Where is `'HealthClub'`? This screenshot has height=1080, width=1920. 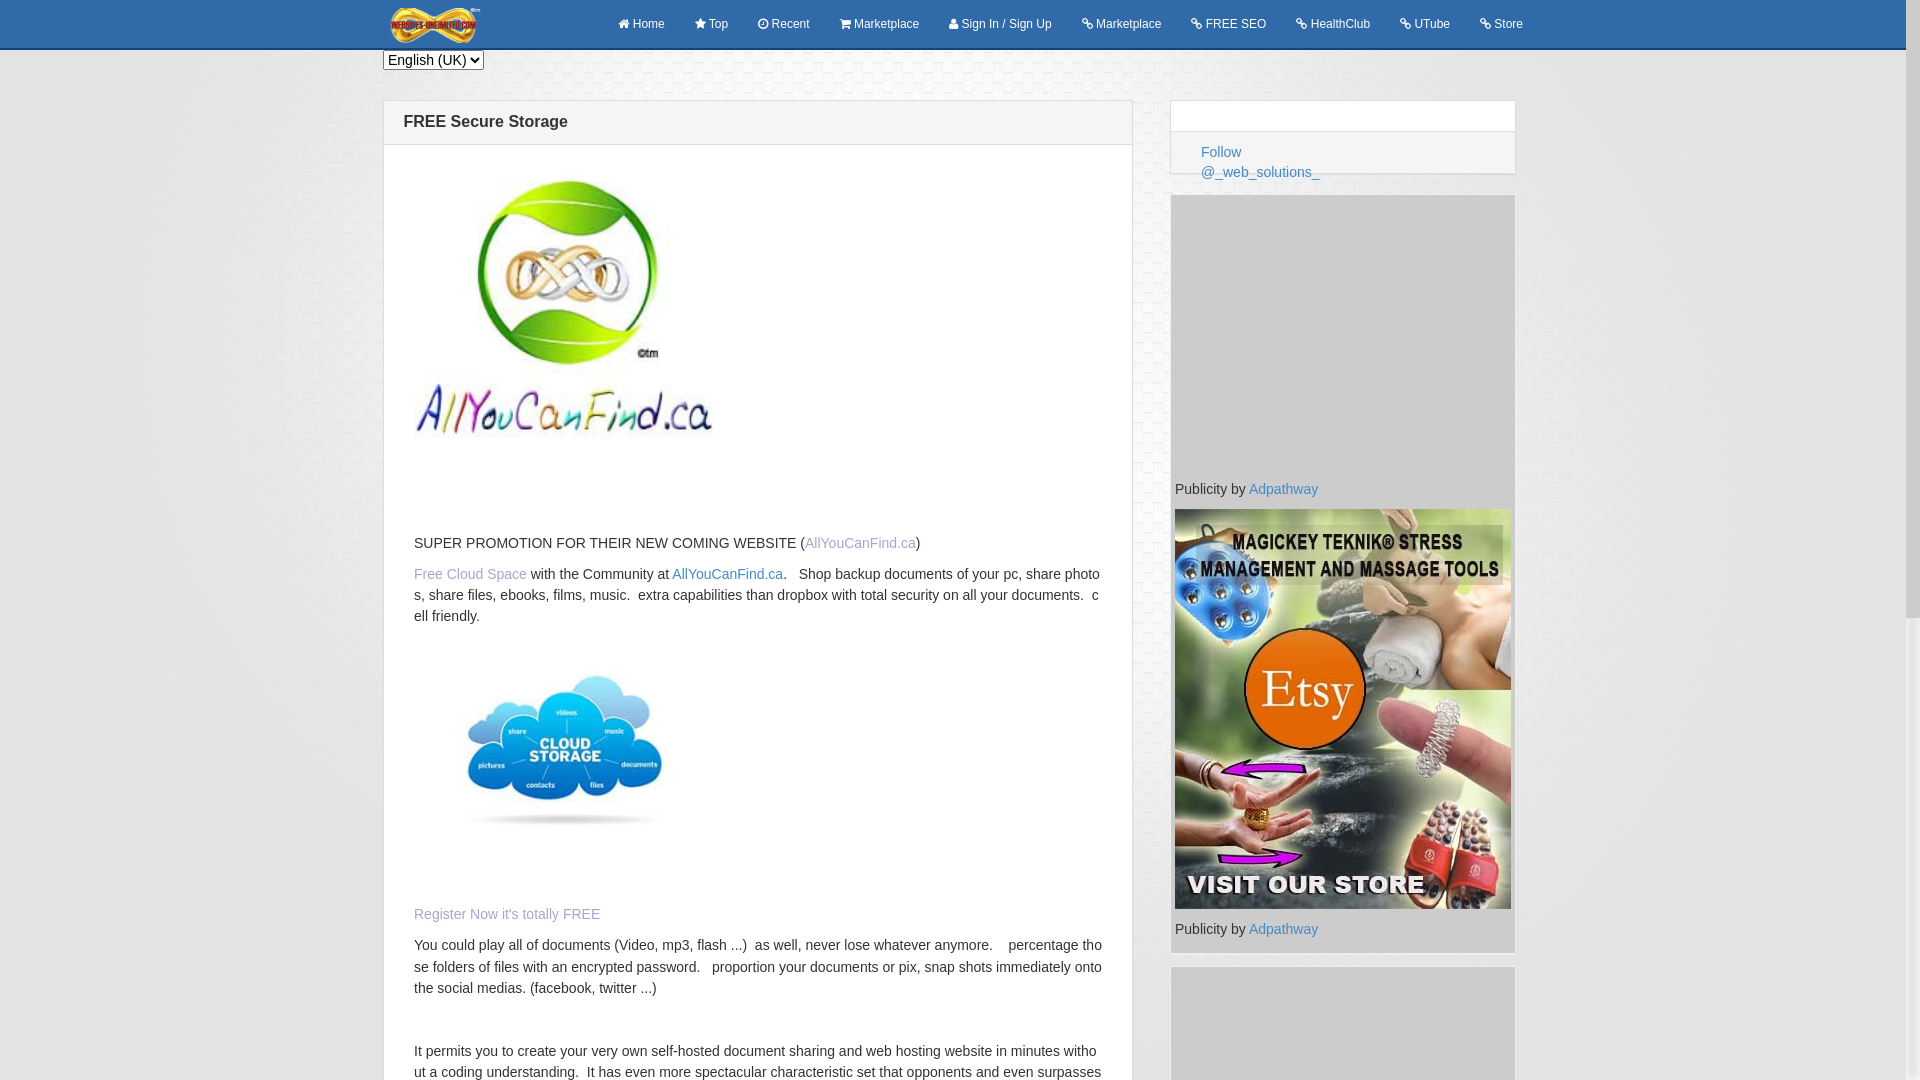 'HealthClub' is located at coordinates (1333, 23).